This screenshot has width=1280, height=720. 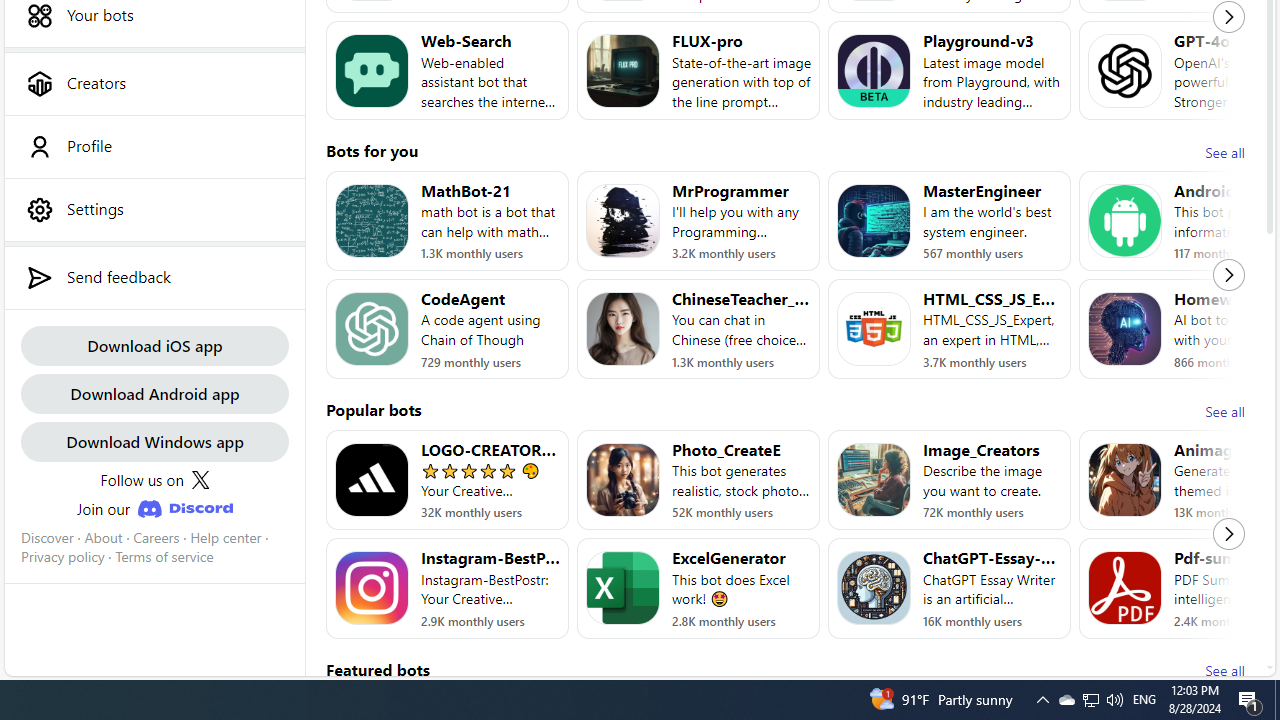 I want to click on 'Bot image for HTML_CSS_JS_Expert', so click(x=874, y=328).